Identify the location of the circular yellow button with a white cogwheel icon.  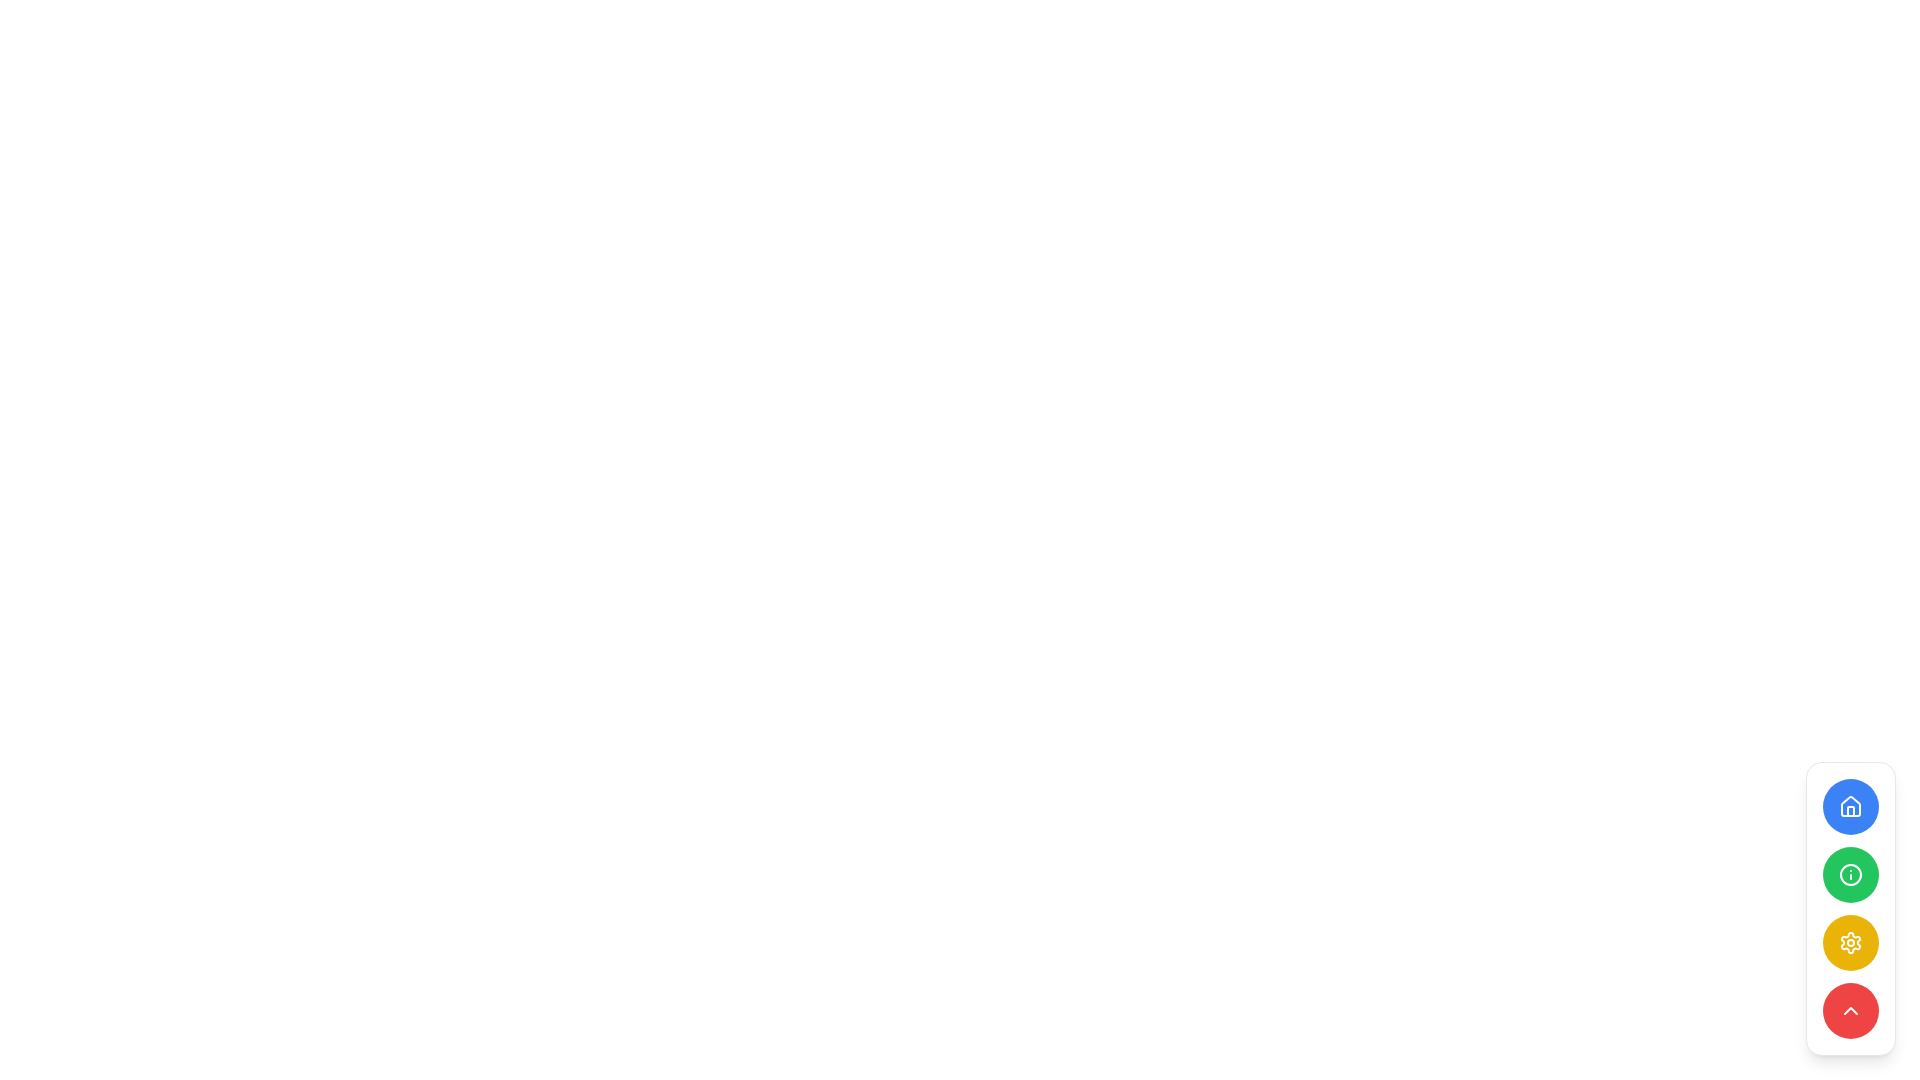
(1850, 942).